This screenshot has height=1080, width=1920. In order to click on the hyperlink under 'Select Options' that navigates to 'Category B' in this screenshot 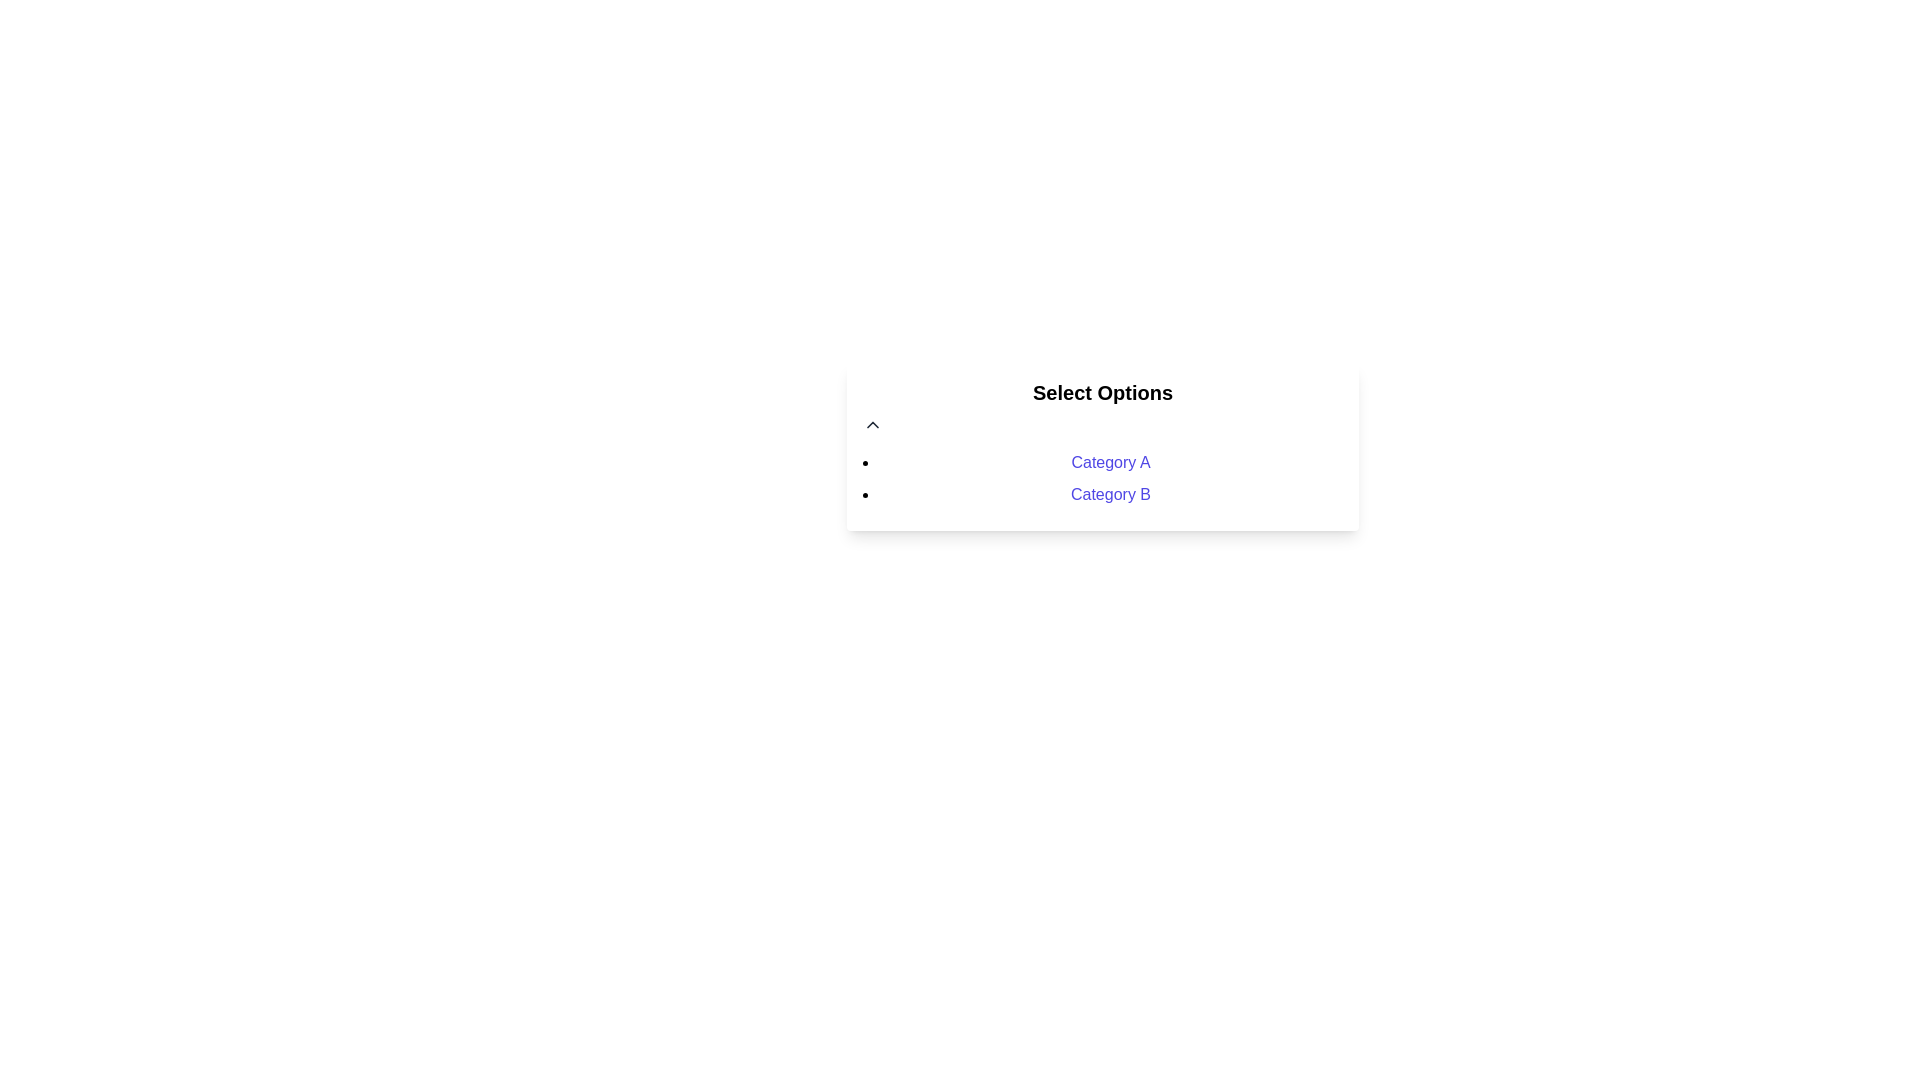, I will do `click(1109, 494)`.